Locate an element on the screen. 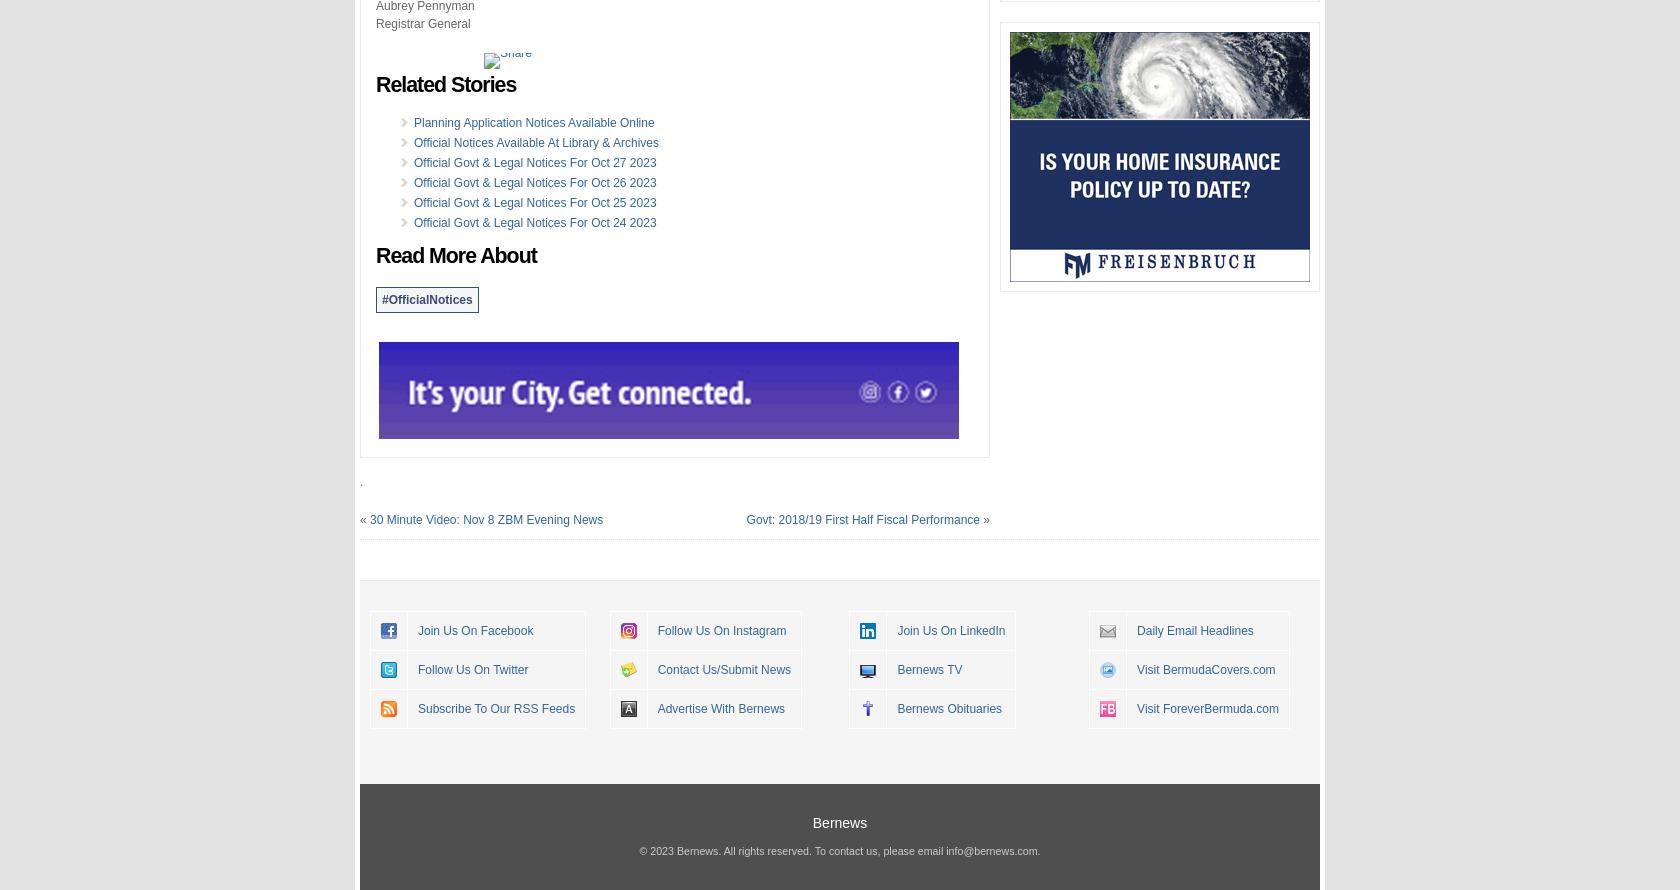  'Advertise With Bernews' is located at coordinates (721, 706).